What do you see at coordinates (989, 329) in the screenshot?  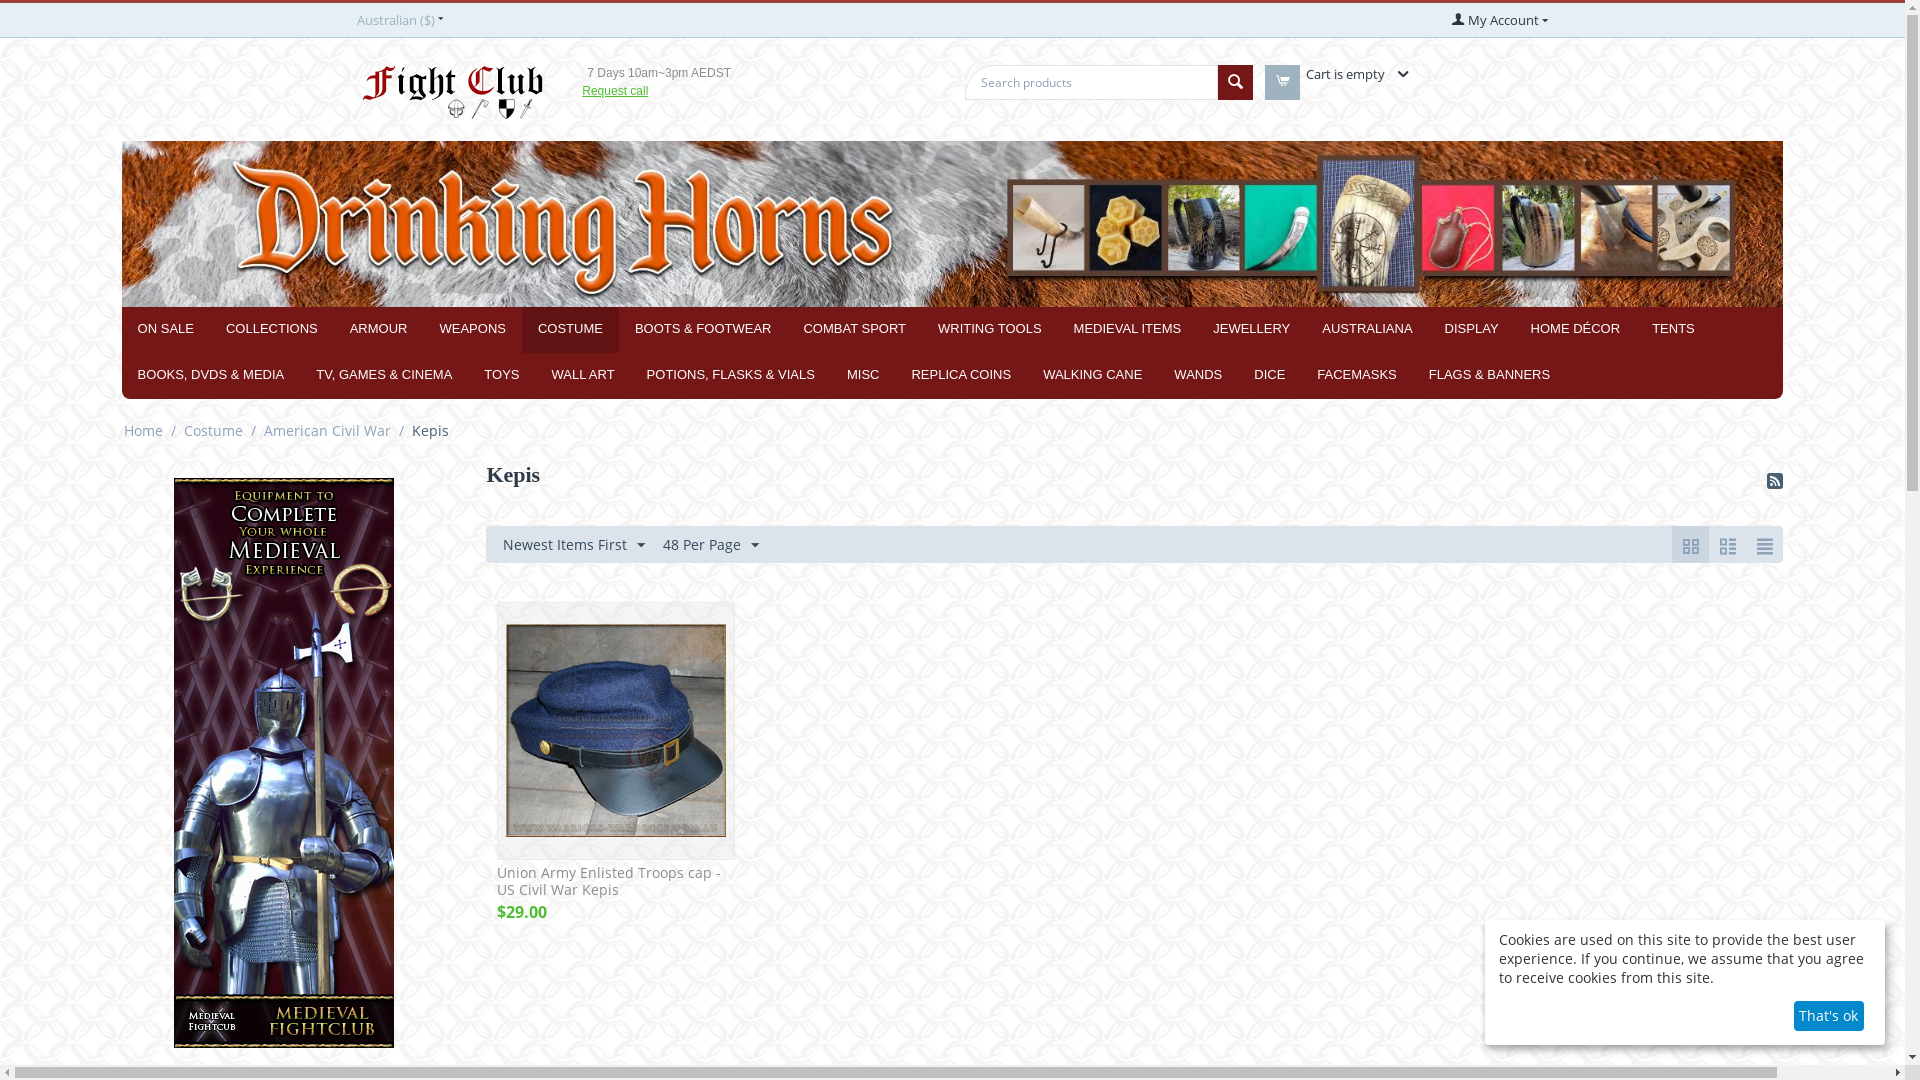 I see `'WRITING TOOLS'` at bounding box center [989, 329].